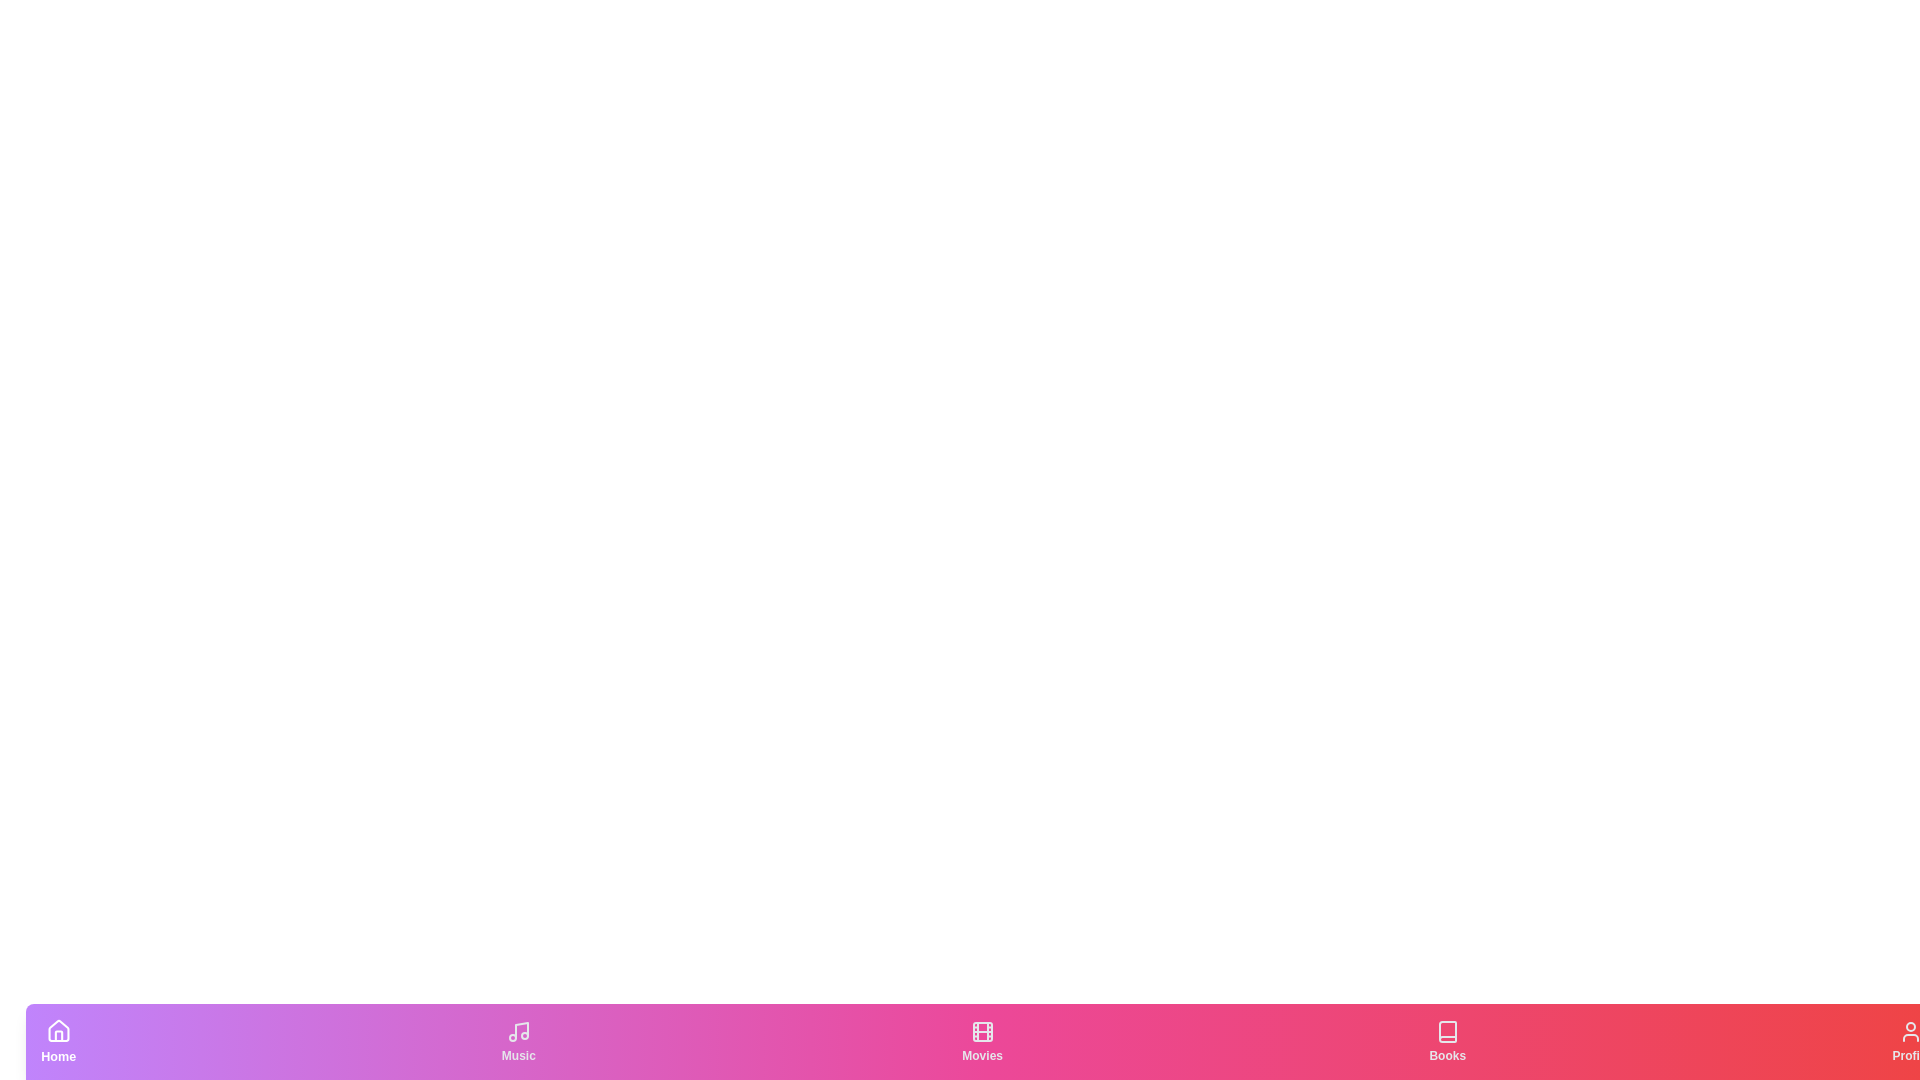  Describe the element at coordinates (518, 1040) in the screenshot. I see `the Music tab` at that location.